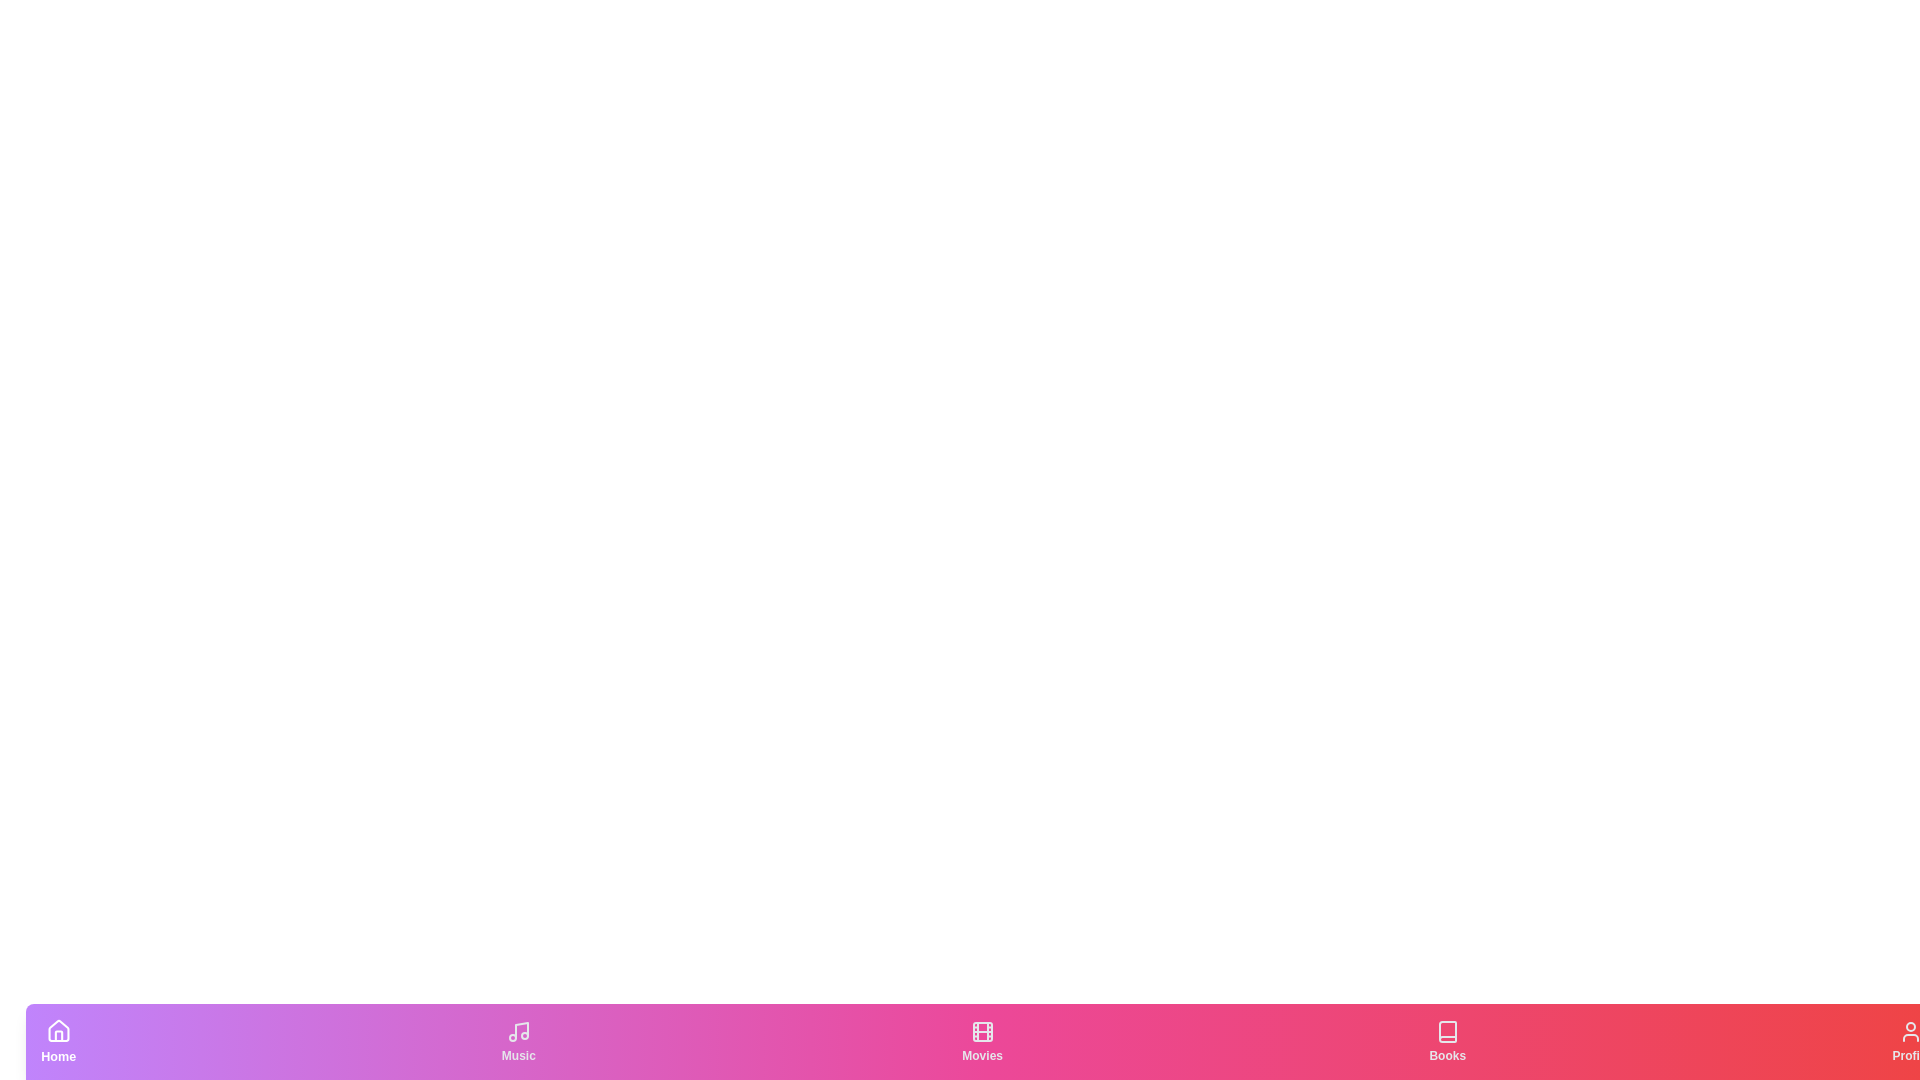  Describe the element at coordinates (518, 1040) in the screenshot. I see `the Music tab` at that location.